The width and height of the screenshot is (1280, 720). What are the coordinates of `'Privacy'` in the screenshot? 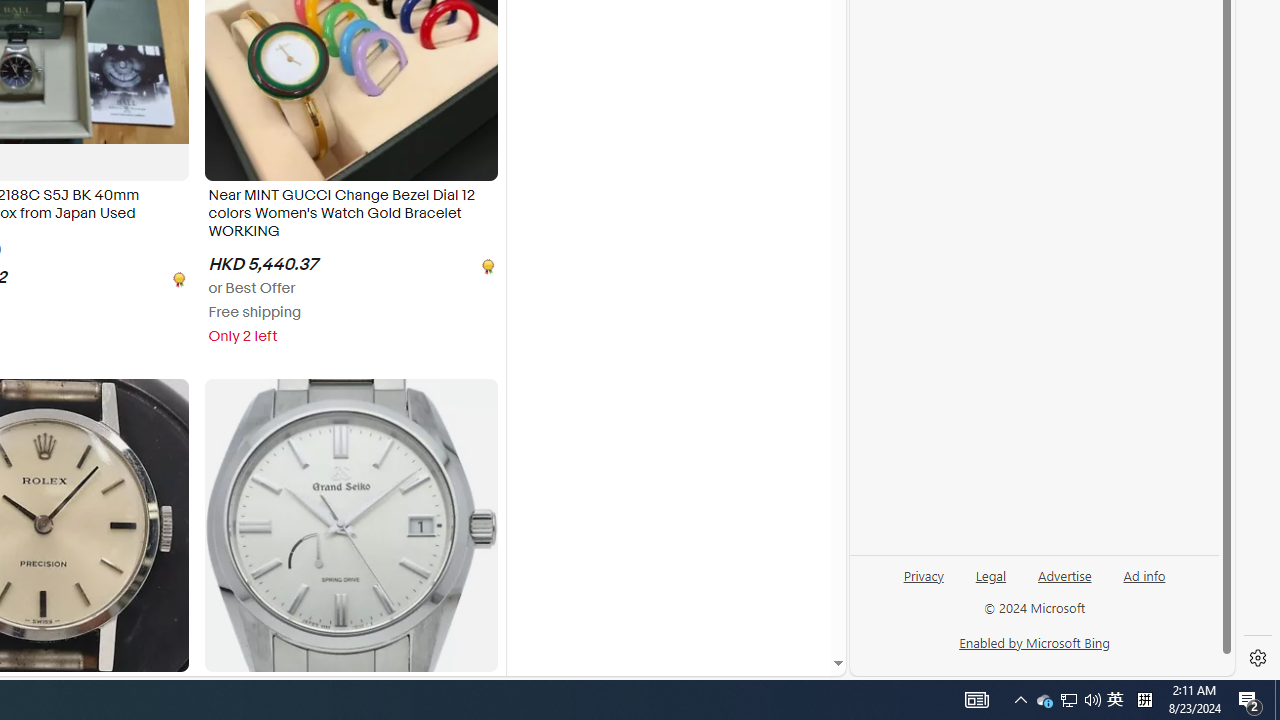 It's located at (922, 583).